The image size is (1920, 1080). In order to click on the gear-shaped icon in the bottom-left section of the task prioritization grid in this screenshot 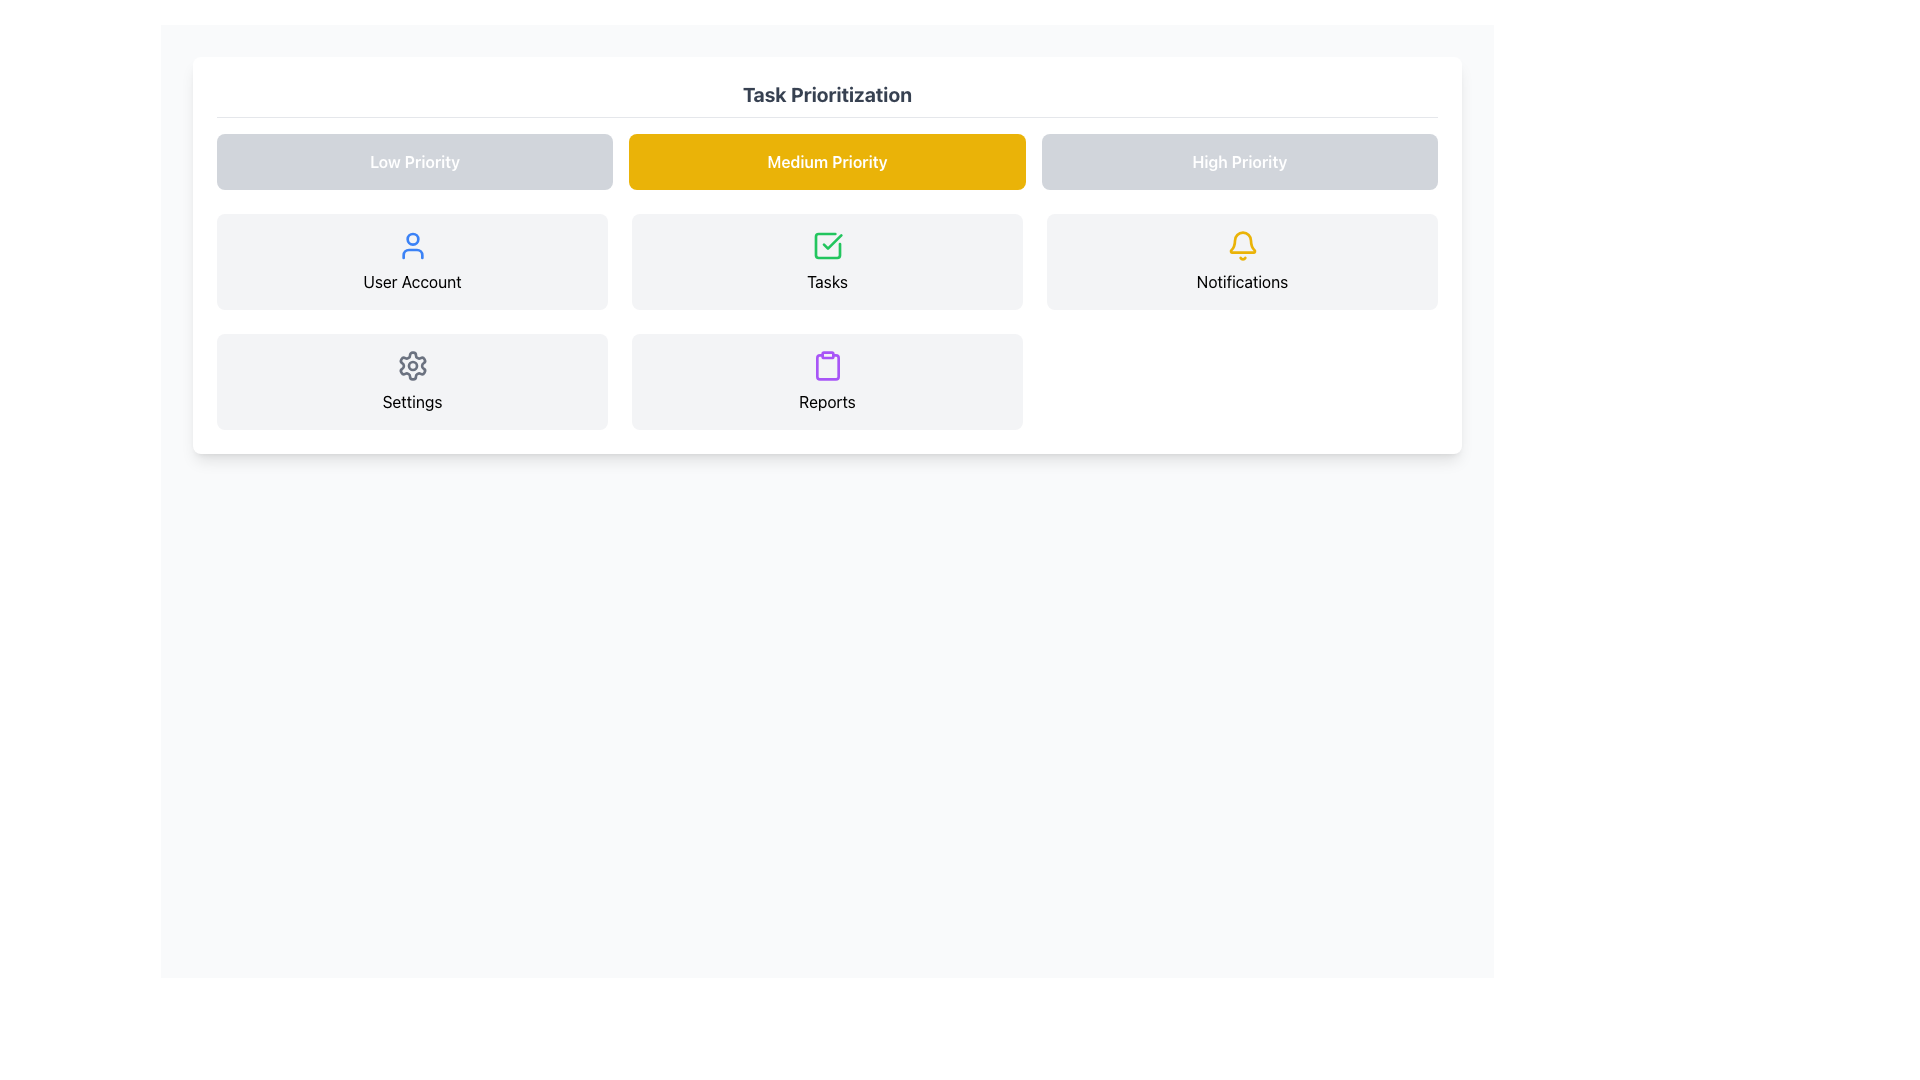, I will do `click(411, 366)`.